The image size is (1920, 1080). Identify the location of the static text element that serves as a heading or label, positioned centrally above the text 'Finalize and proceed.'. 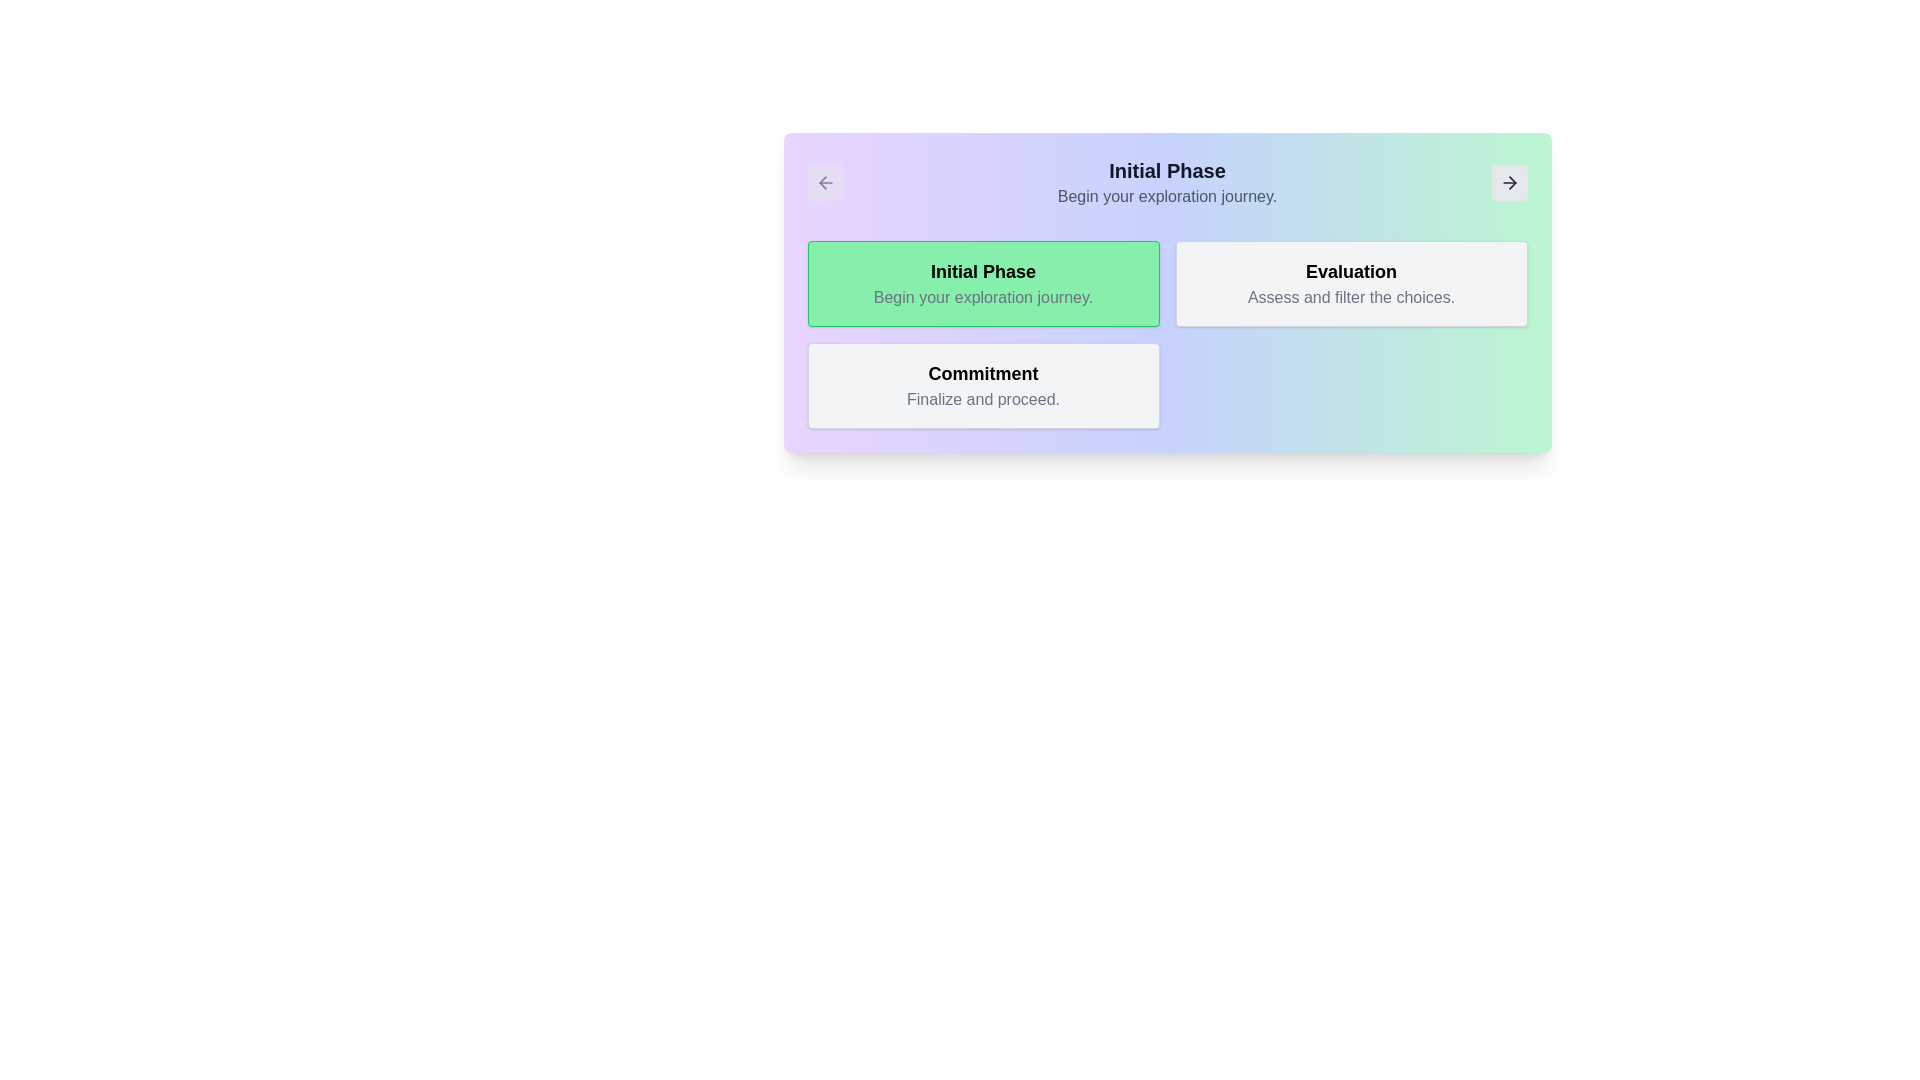
(983, 374).